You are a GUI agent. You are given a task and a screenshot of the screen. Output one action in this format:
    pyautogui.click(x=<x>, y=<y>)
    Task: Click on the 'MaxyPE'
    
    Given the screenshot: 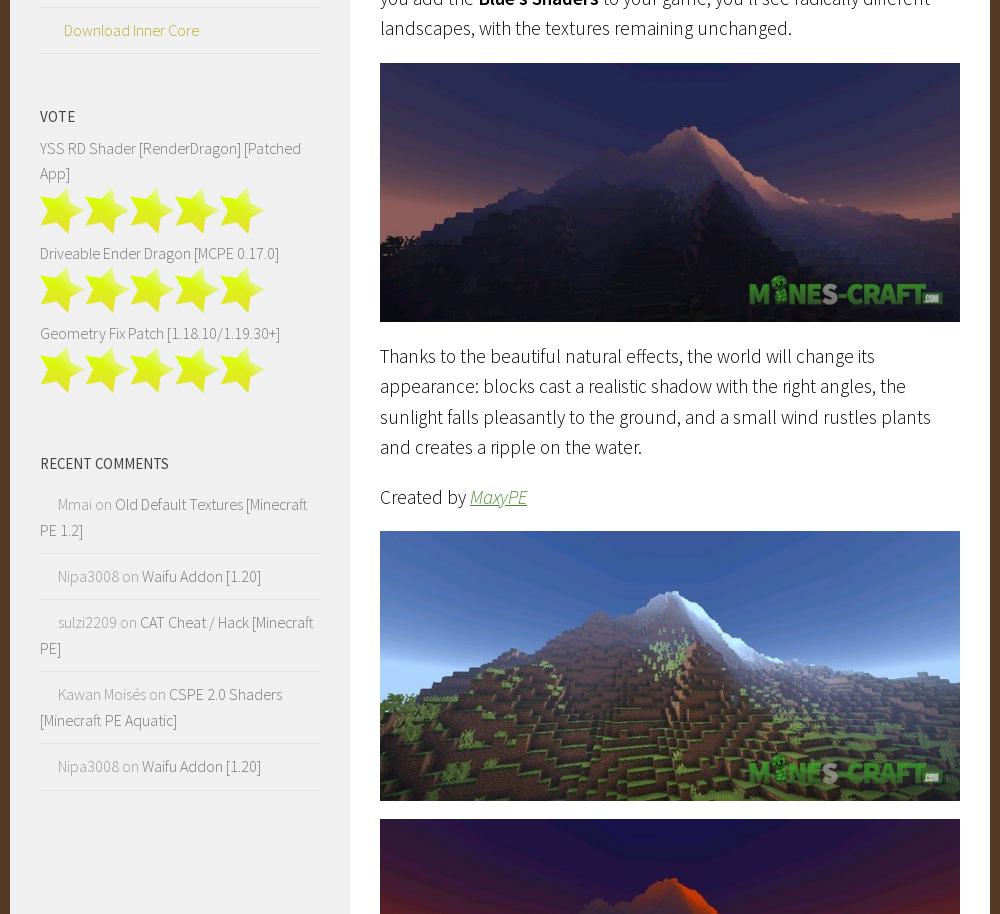 What is the action you would take?
    pyautogui.click(x=469, y=496)
    